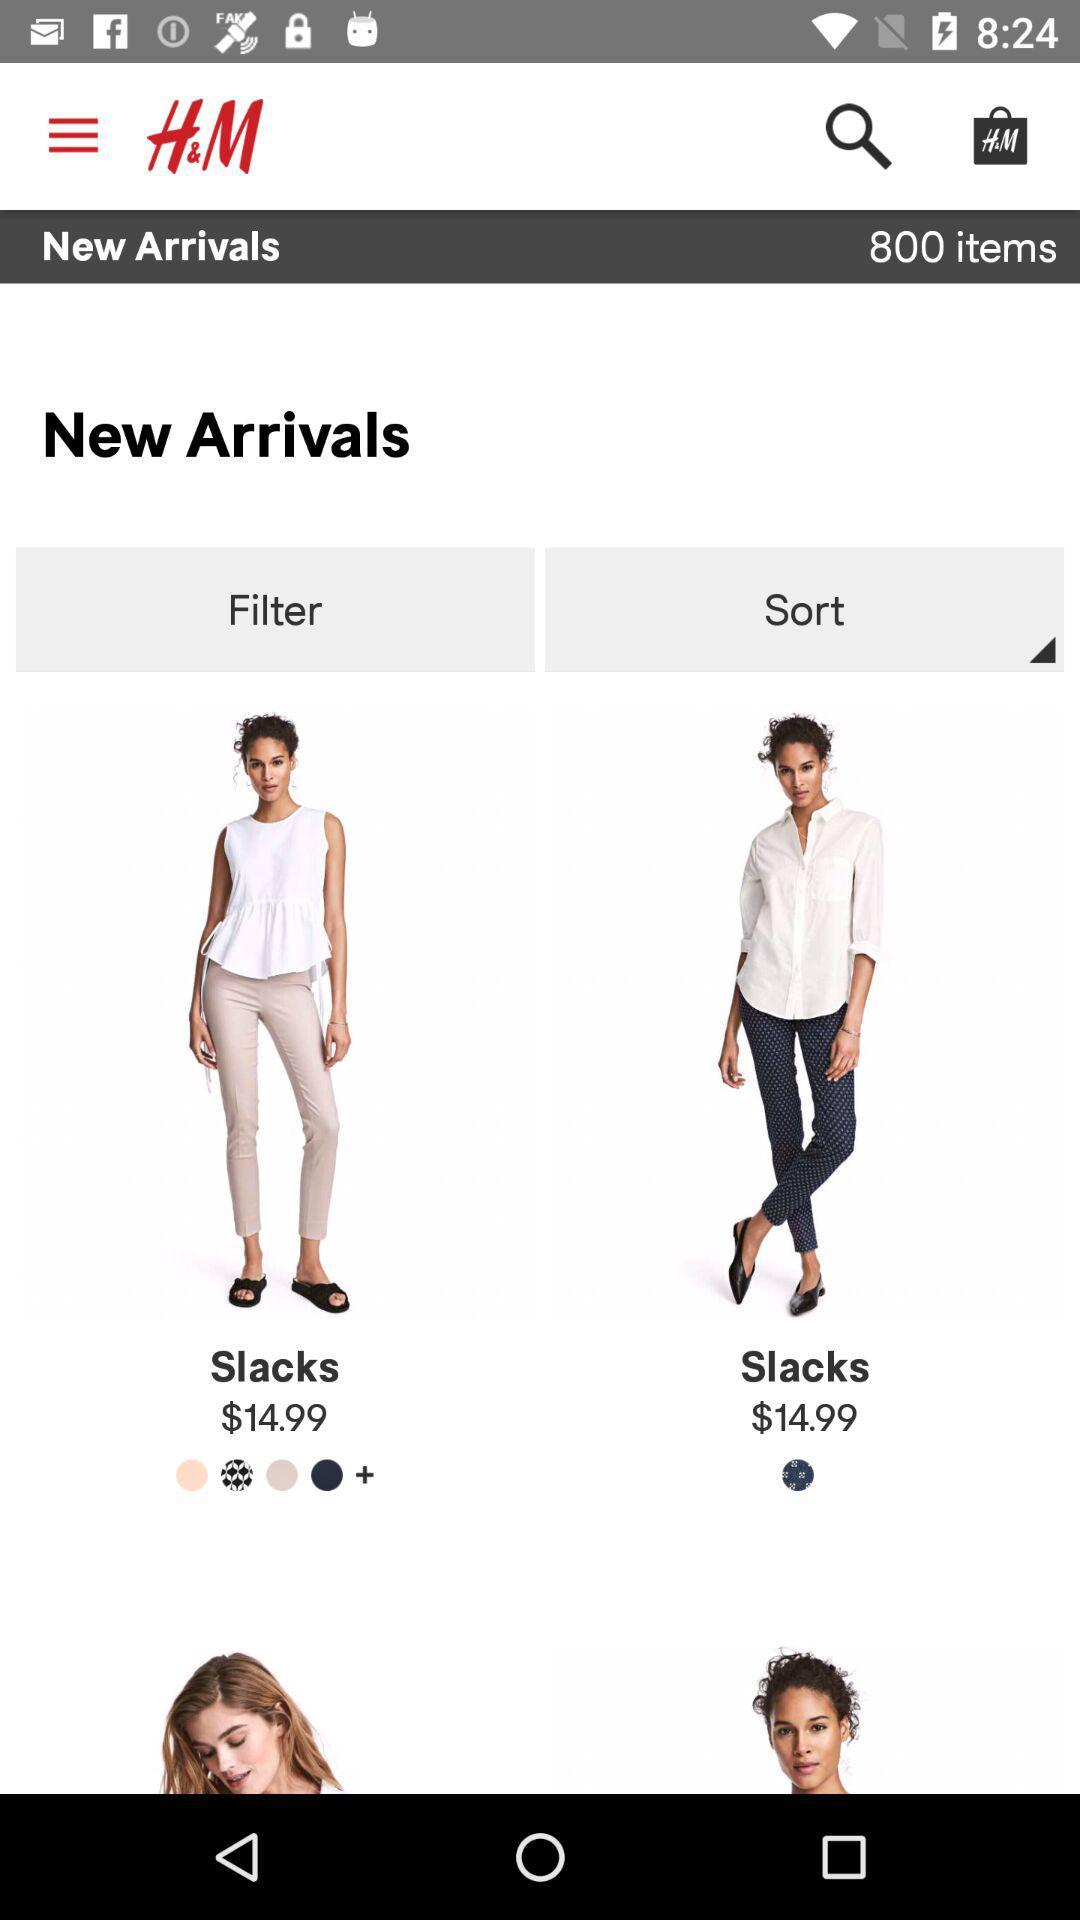 The height and width of the screenshot is (1920, 1080). I want to click on the icon above the new arrivals icon, so click(72, 135).